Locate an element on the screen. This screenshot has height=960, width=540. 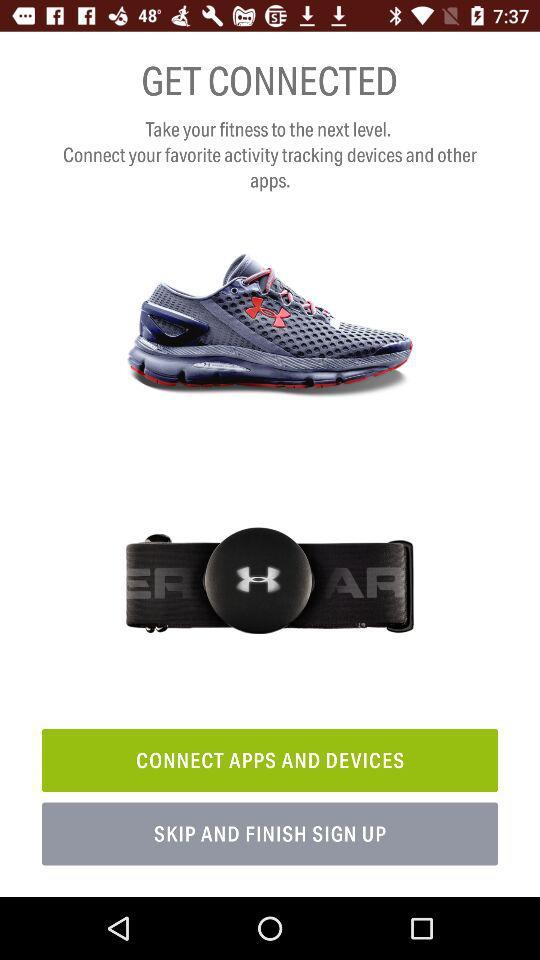
the skip and finish icon is located at coordinates (270, 834).